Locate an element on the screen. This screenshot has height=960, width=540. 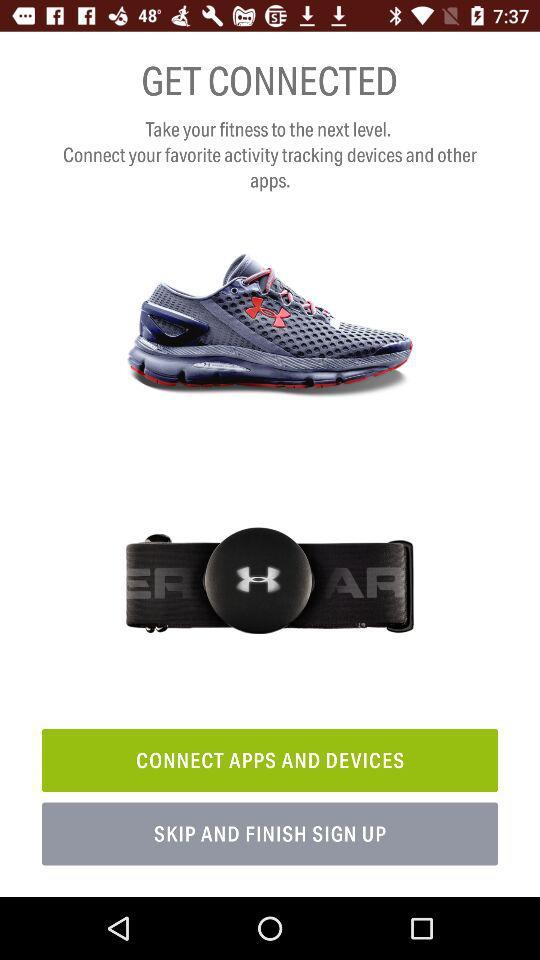
the skip and finish icon is located at coordinates (270, 834).